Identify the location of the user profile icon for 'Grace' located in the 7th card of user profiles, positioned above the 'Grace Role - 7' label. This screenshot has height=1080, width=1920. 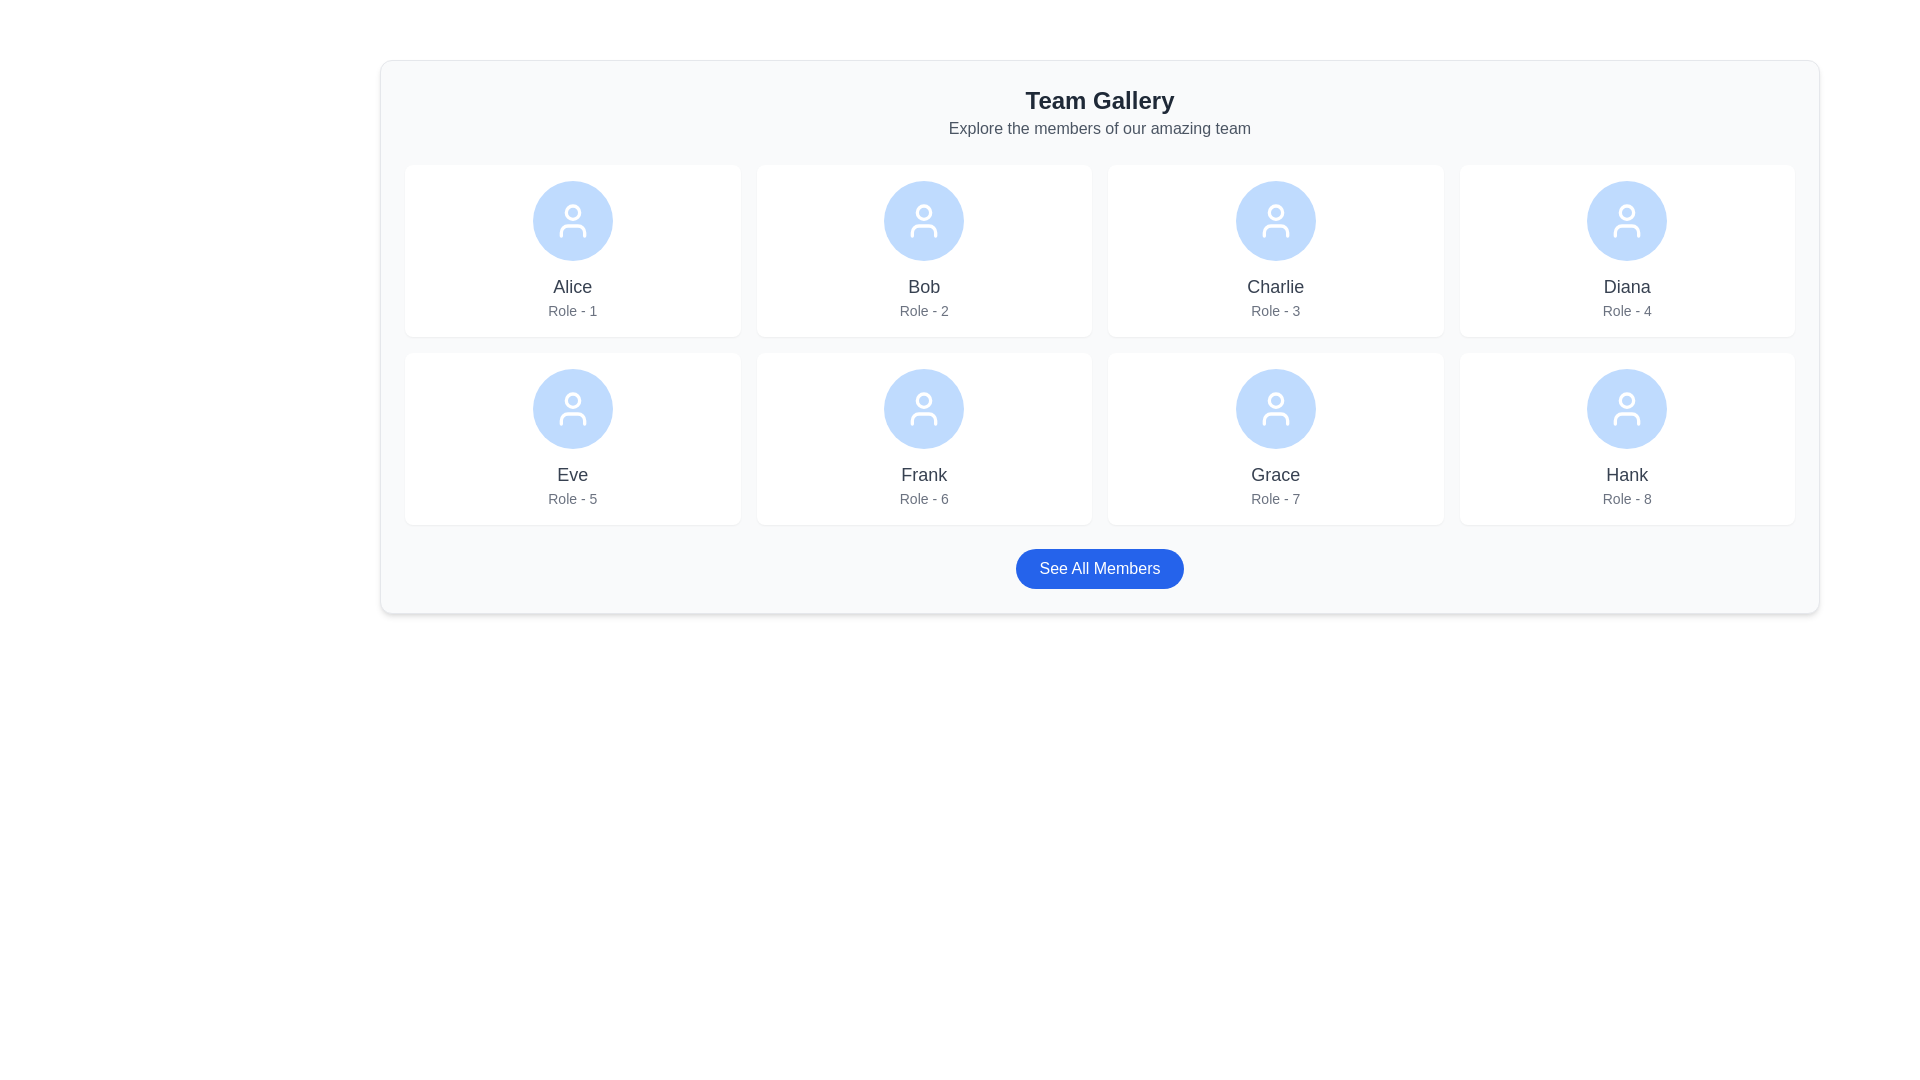
(1274, 407).